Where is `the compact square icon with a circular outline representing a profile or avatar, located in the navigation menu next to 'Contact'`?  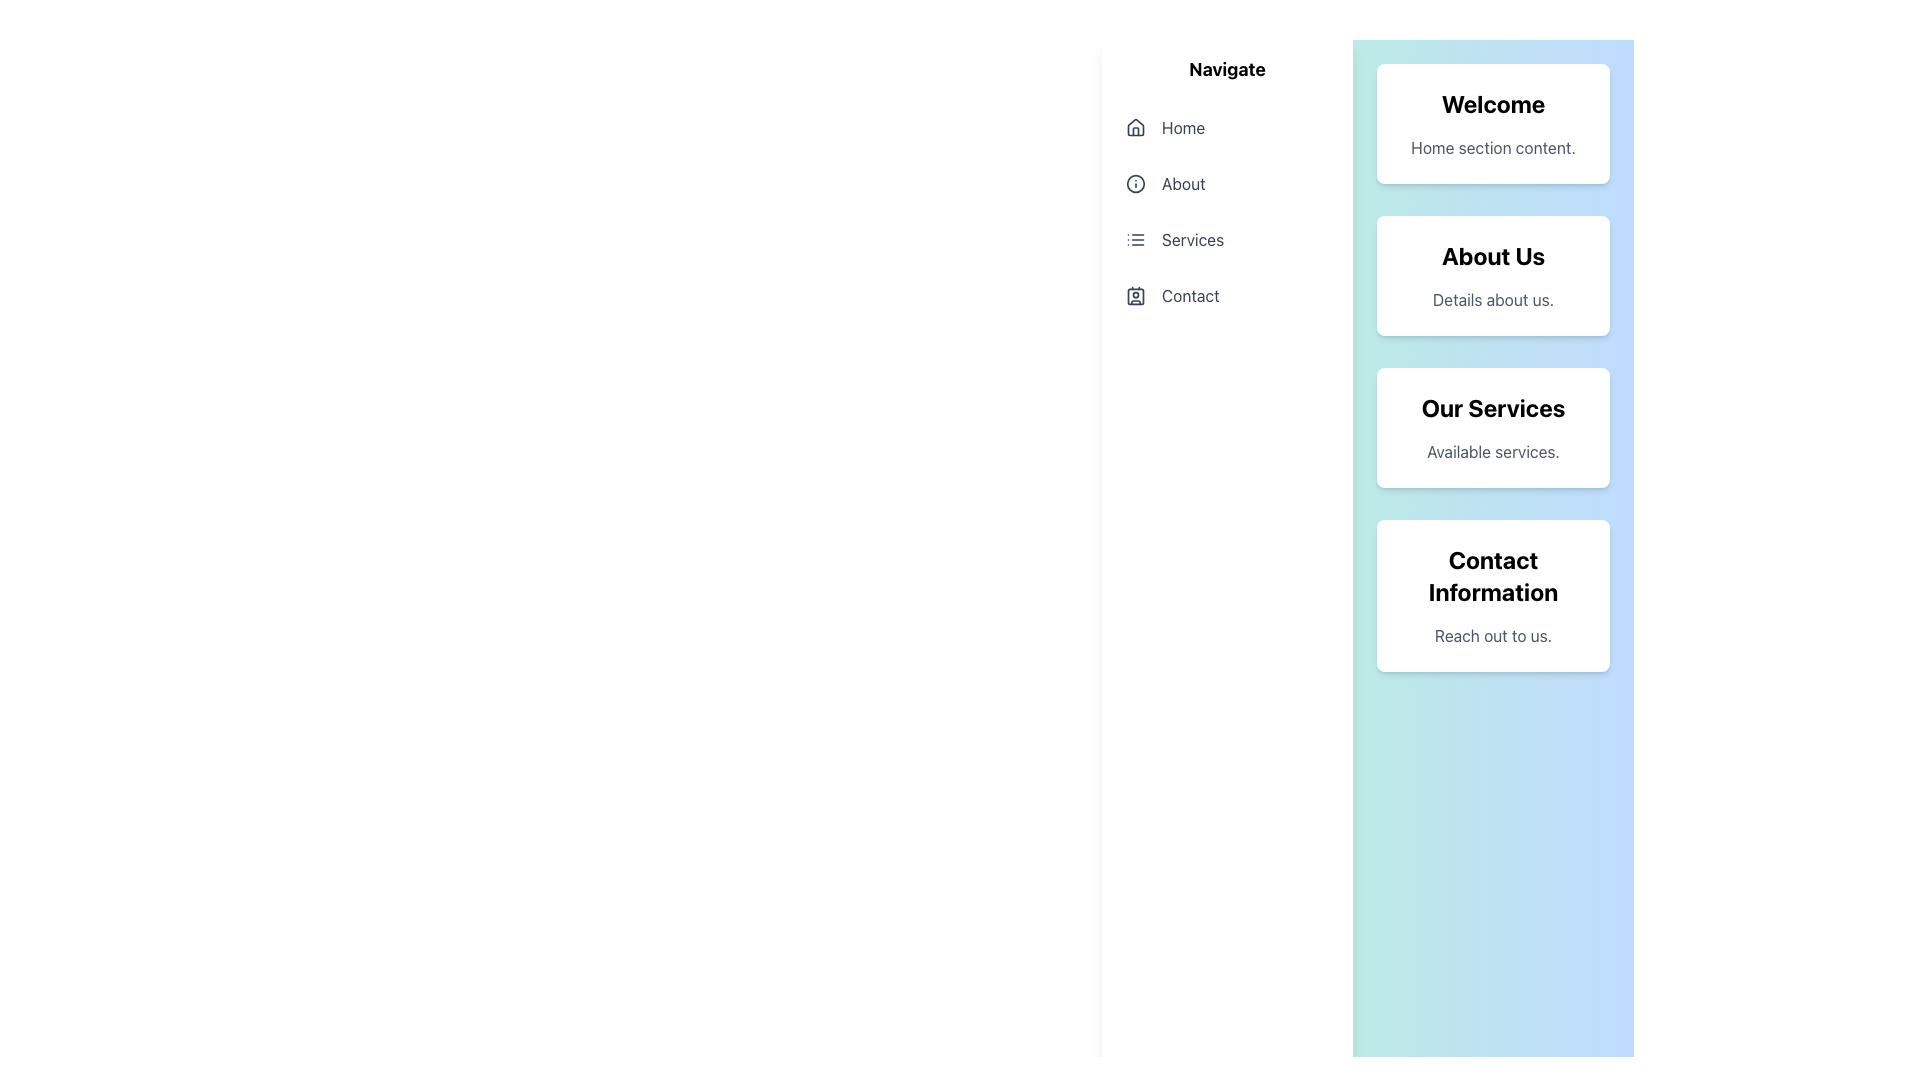 the compact square icon with a circular outline representing a profile or avatar, located in the navigation menu next to 'Contact' is located at coordinates (1136, 296).